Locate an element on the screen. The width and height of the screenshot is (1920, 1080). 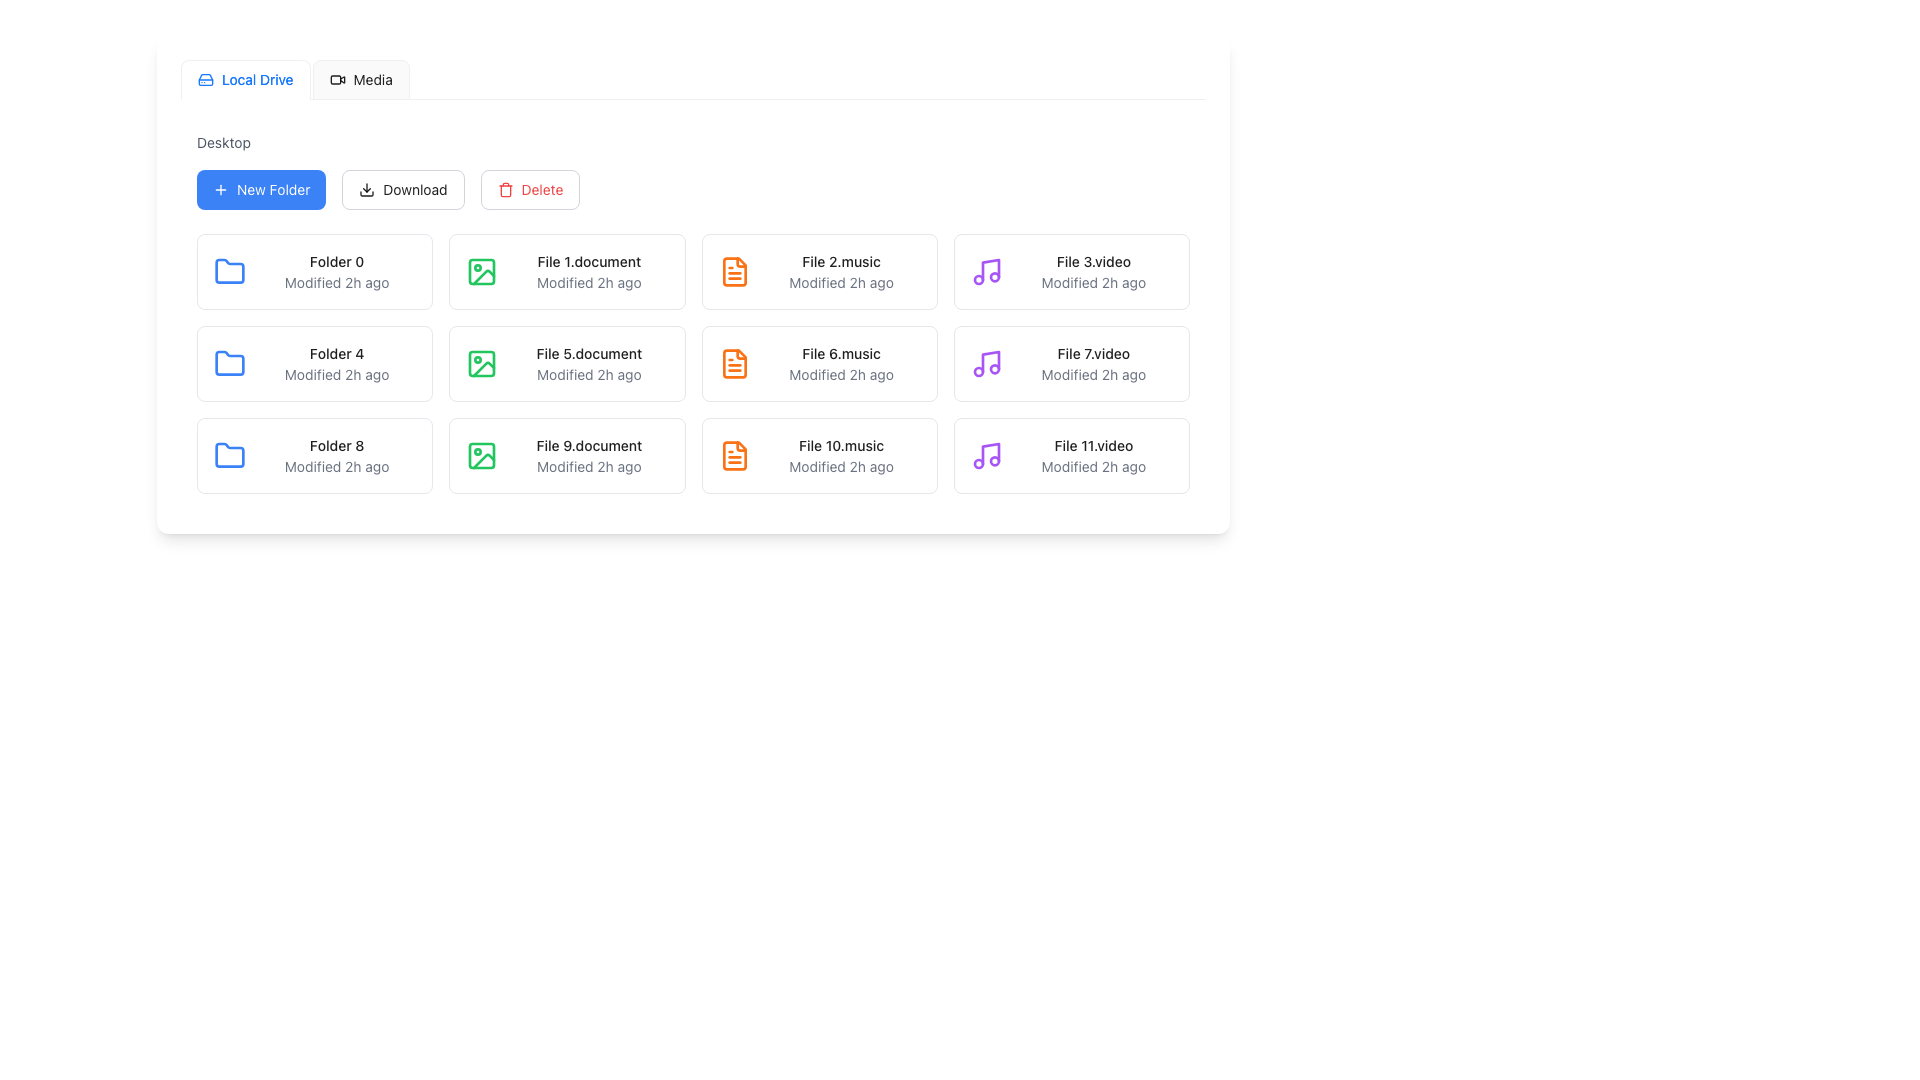
the folder icon with a blue color fill, labeled 'Folder 4' is located at coordinates (230, 362).